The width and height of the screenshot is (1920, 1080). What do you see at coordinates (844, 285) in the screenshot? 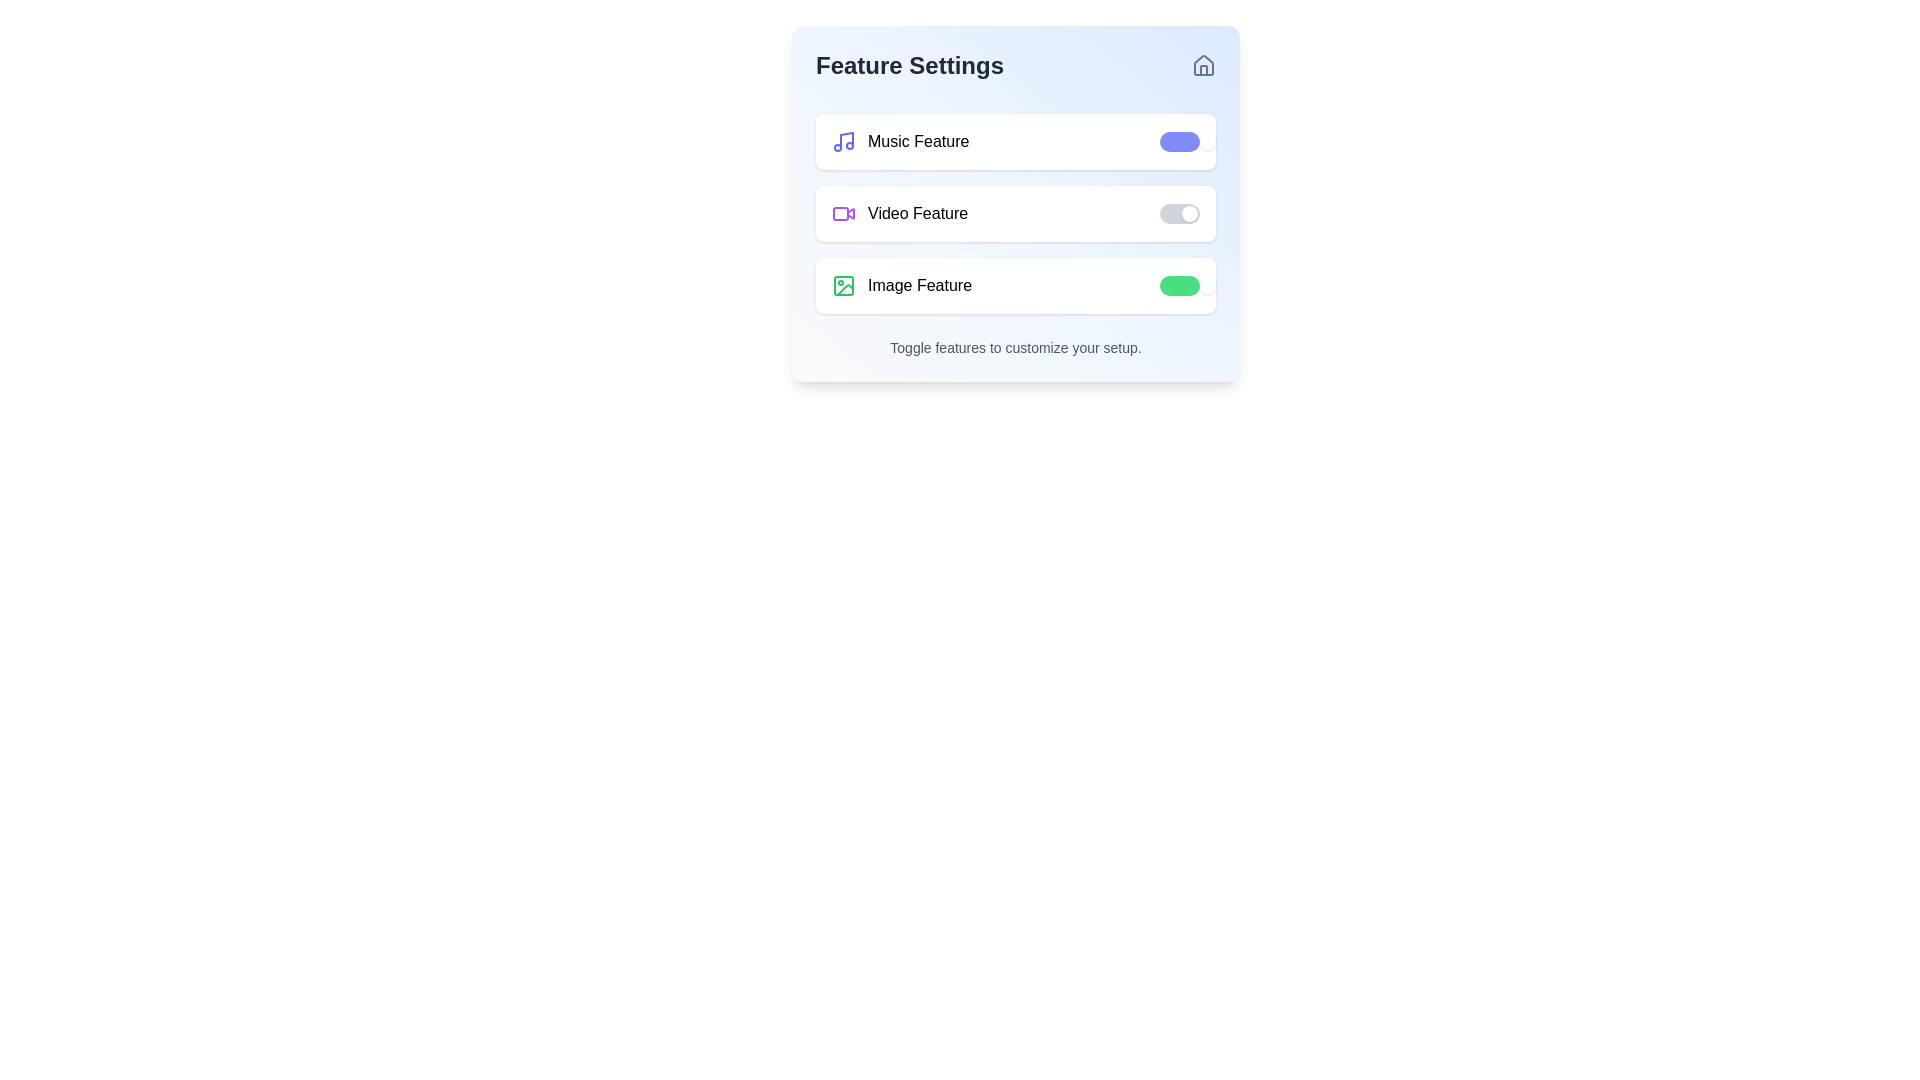
I see `background rectangle element within the SVG icon located in the third row of the settings menu, to the left of the 'Image Feature' text label, for its dimensions or styling` at bounding box center [844, 285].